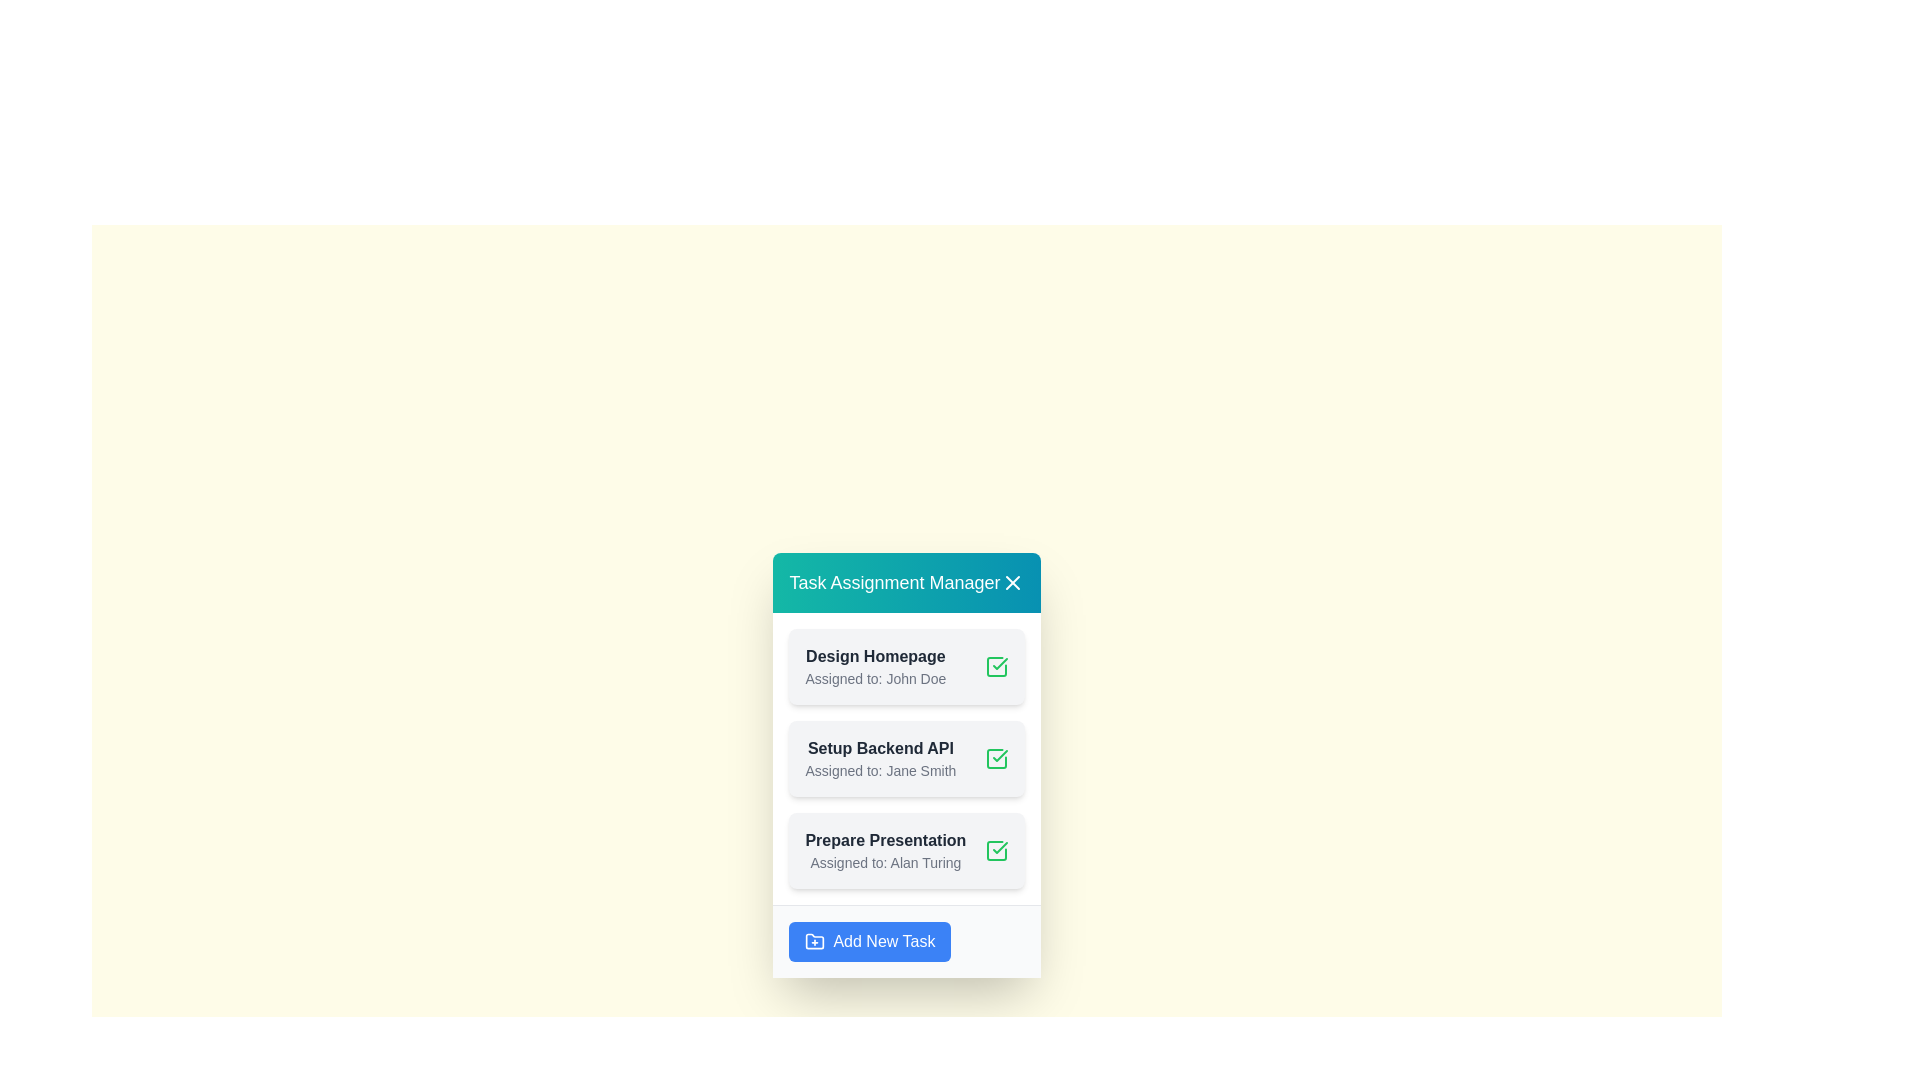 Image resolution: width=1920 pixels, height=1080 pixels. Describe the element at coordinates (996, 666) in the screenshot. I see `the checkmark icon for the task 'Design Homepage' to mark it as completed` at that location.